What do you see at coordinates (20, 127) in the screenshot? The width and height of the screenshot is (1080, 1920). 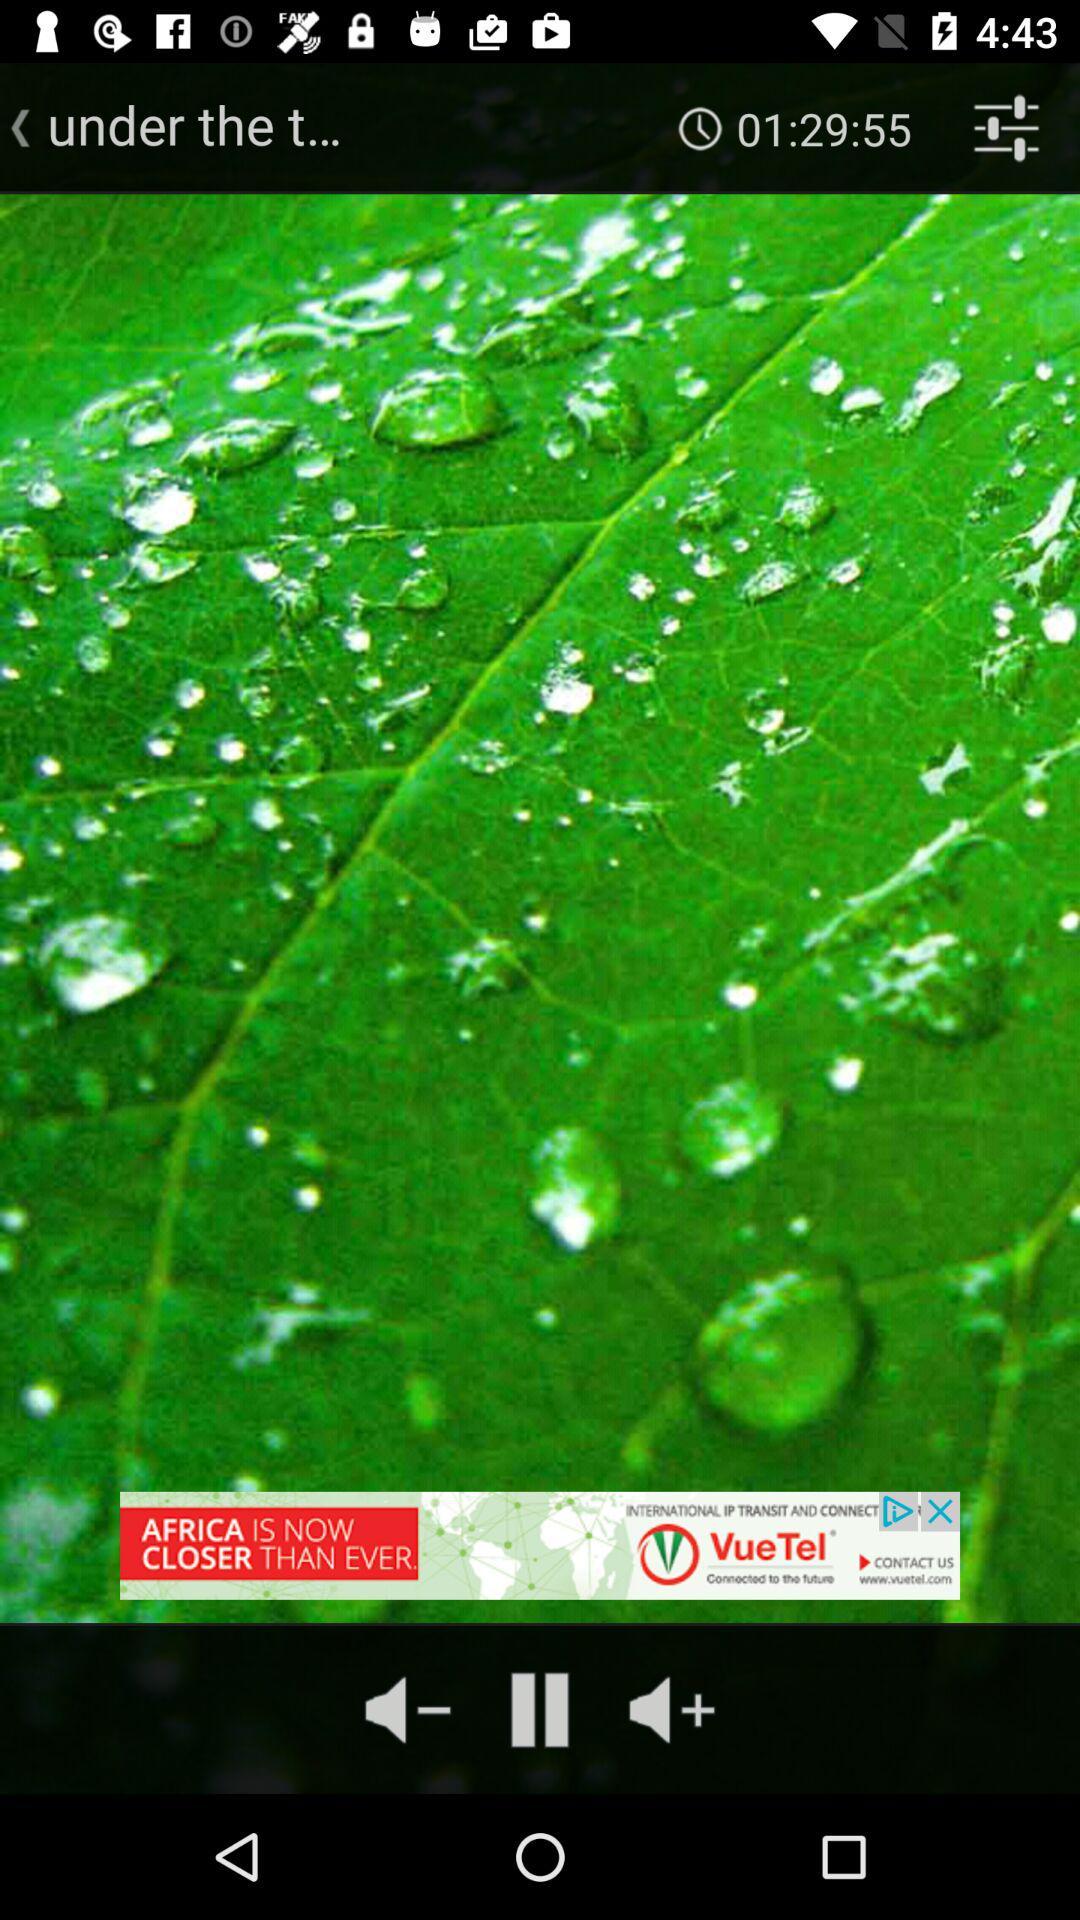 I see `the arrow_backward icon` at bounding box center [20, 127].